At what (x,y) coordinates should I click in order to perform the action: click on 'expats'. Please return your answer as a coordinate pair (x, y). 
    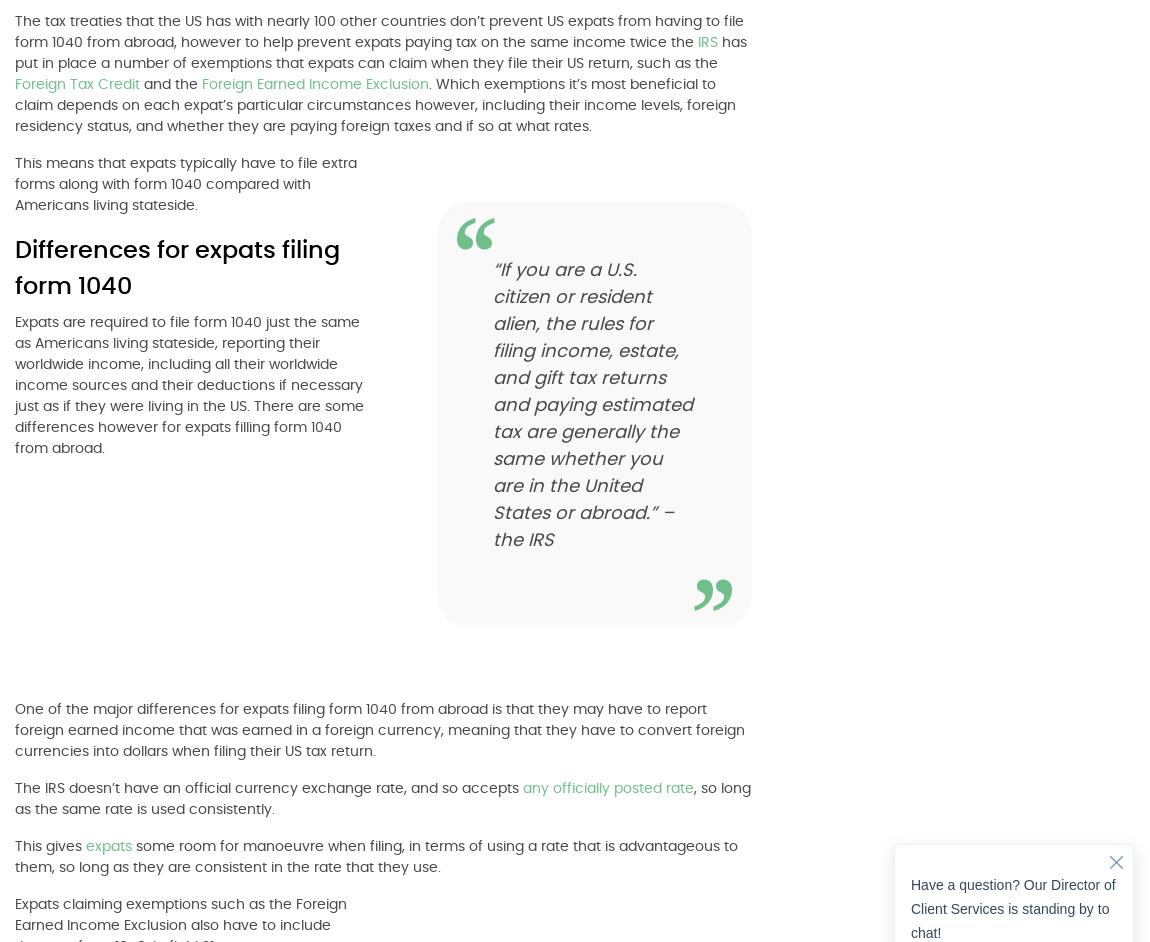
    Looking at the image, I should click on (109, 845).